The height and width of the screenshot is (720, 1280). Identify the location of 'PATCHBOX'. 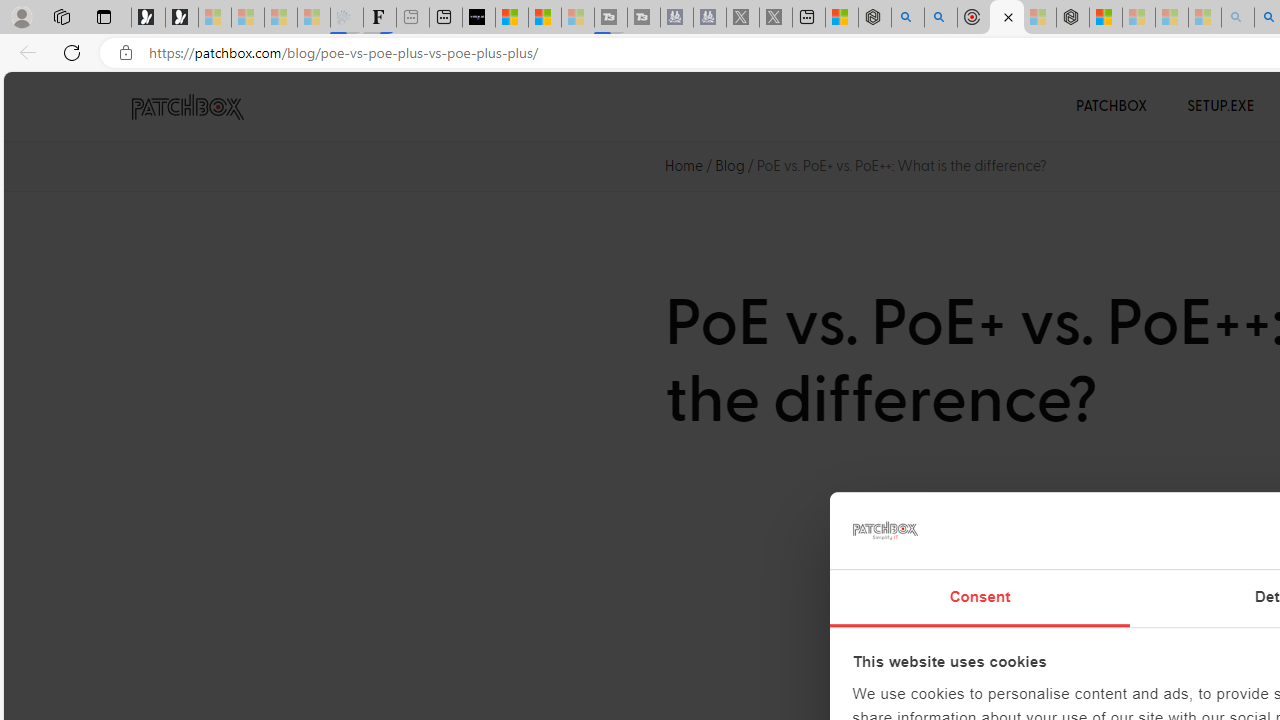
(1110, 106).